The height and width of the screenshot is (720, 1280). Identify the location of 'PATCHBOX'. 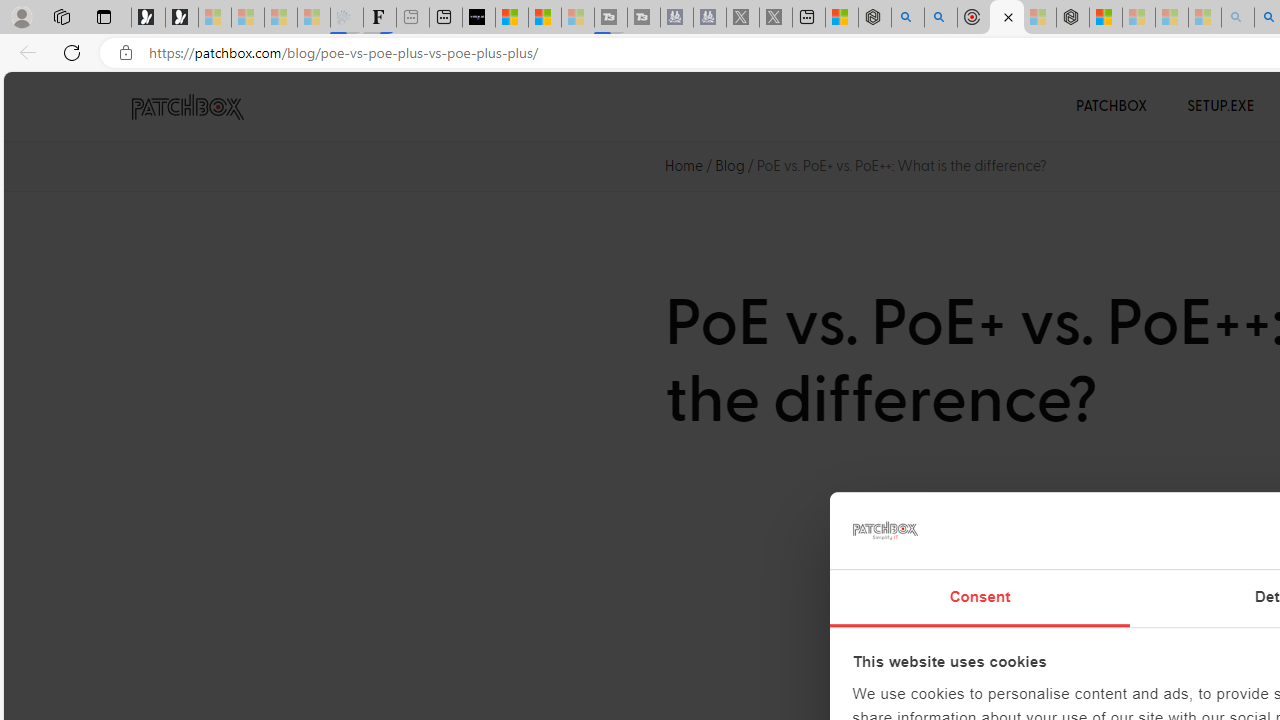
(1110, 106).